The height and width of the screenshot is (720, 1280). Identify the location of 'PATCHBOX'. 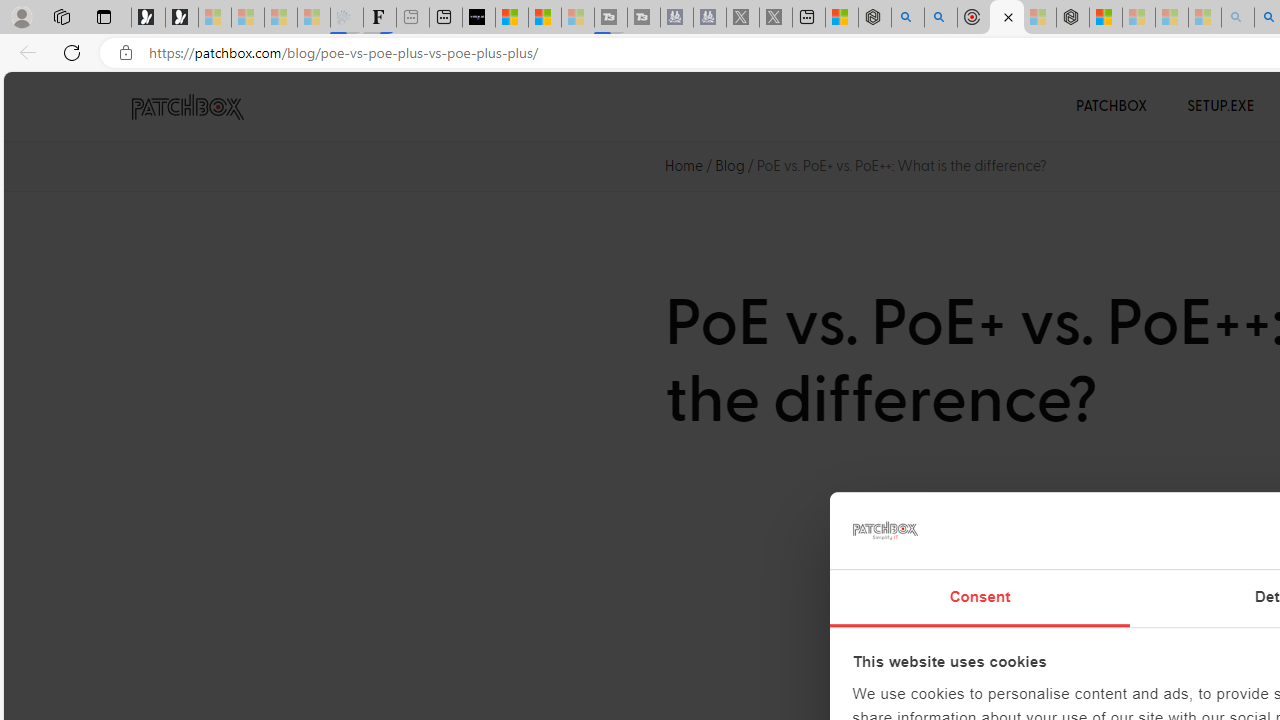
(1110, 106).